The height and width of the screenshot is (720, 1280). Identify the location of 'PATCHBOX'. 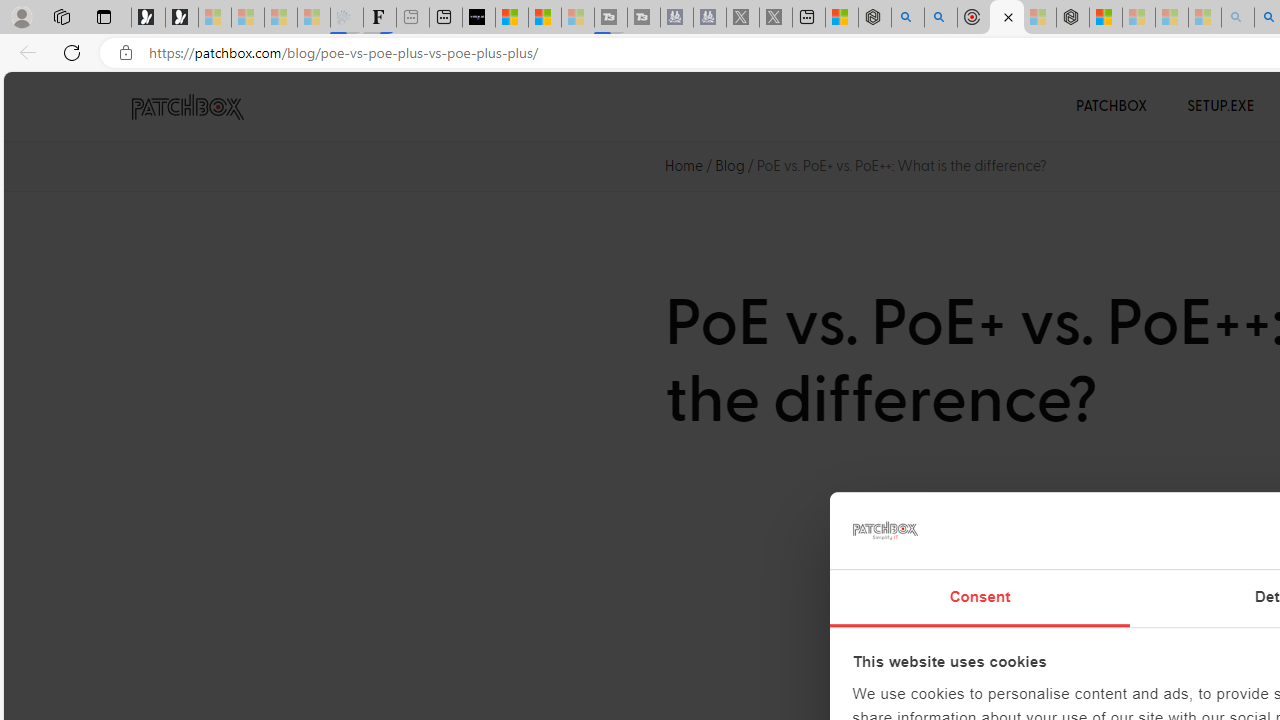
(1110, 106).